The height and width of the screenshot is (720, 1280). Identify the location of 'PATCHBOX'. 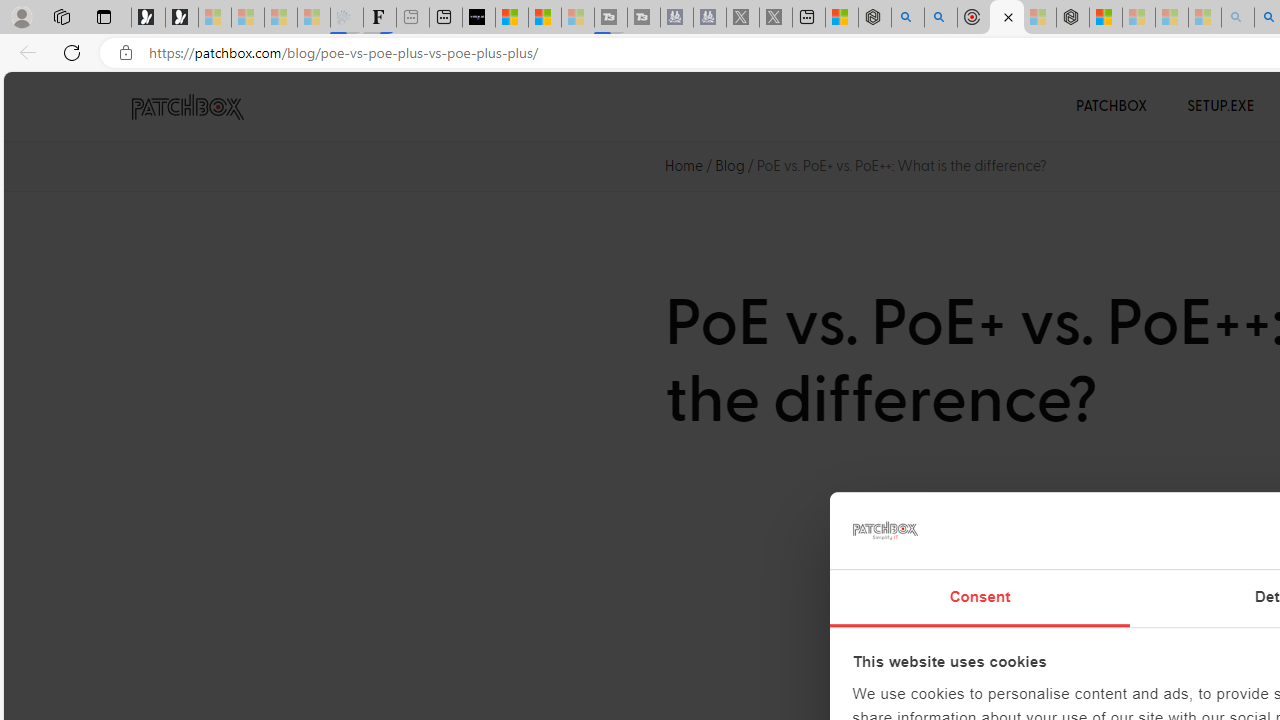
(1110, 106).